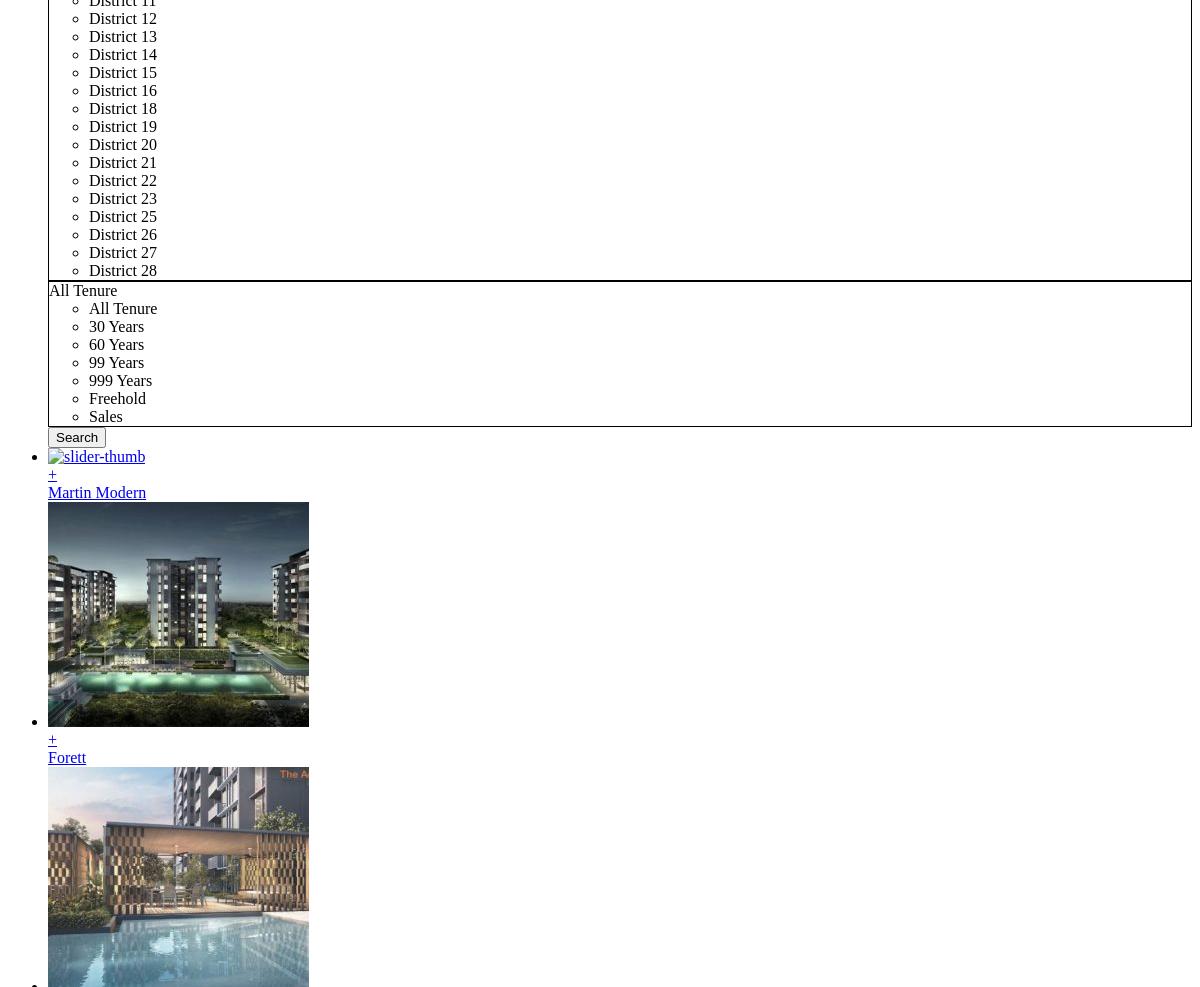 The image size is (1200, 987). I want to click on 'District 18', so click(122, 108).